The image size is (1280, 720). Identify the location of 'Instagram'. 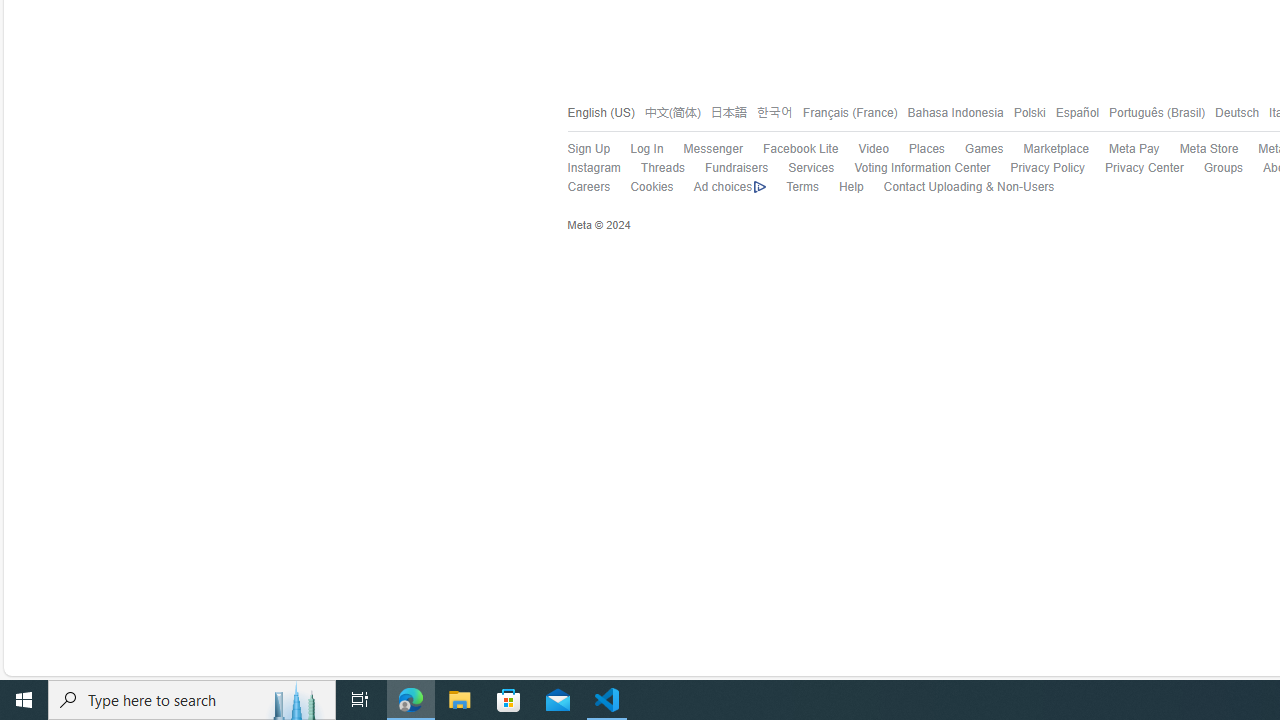
(592, 167).